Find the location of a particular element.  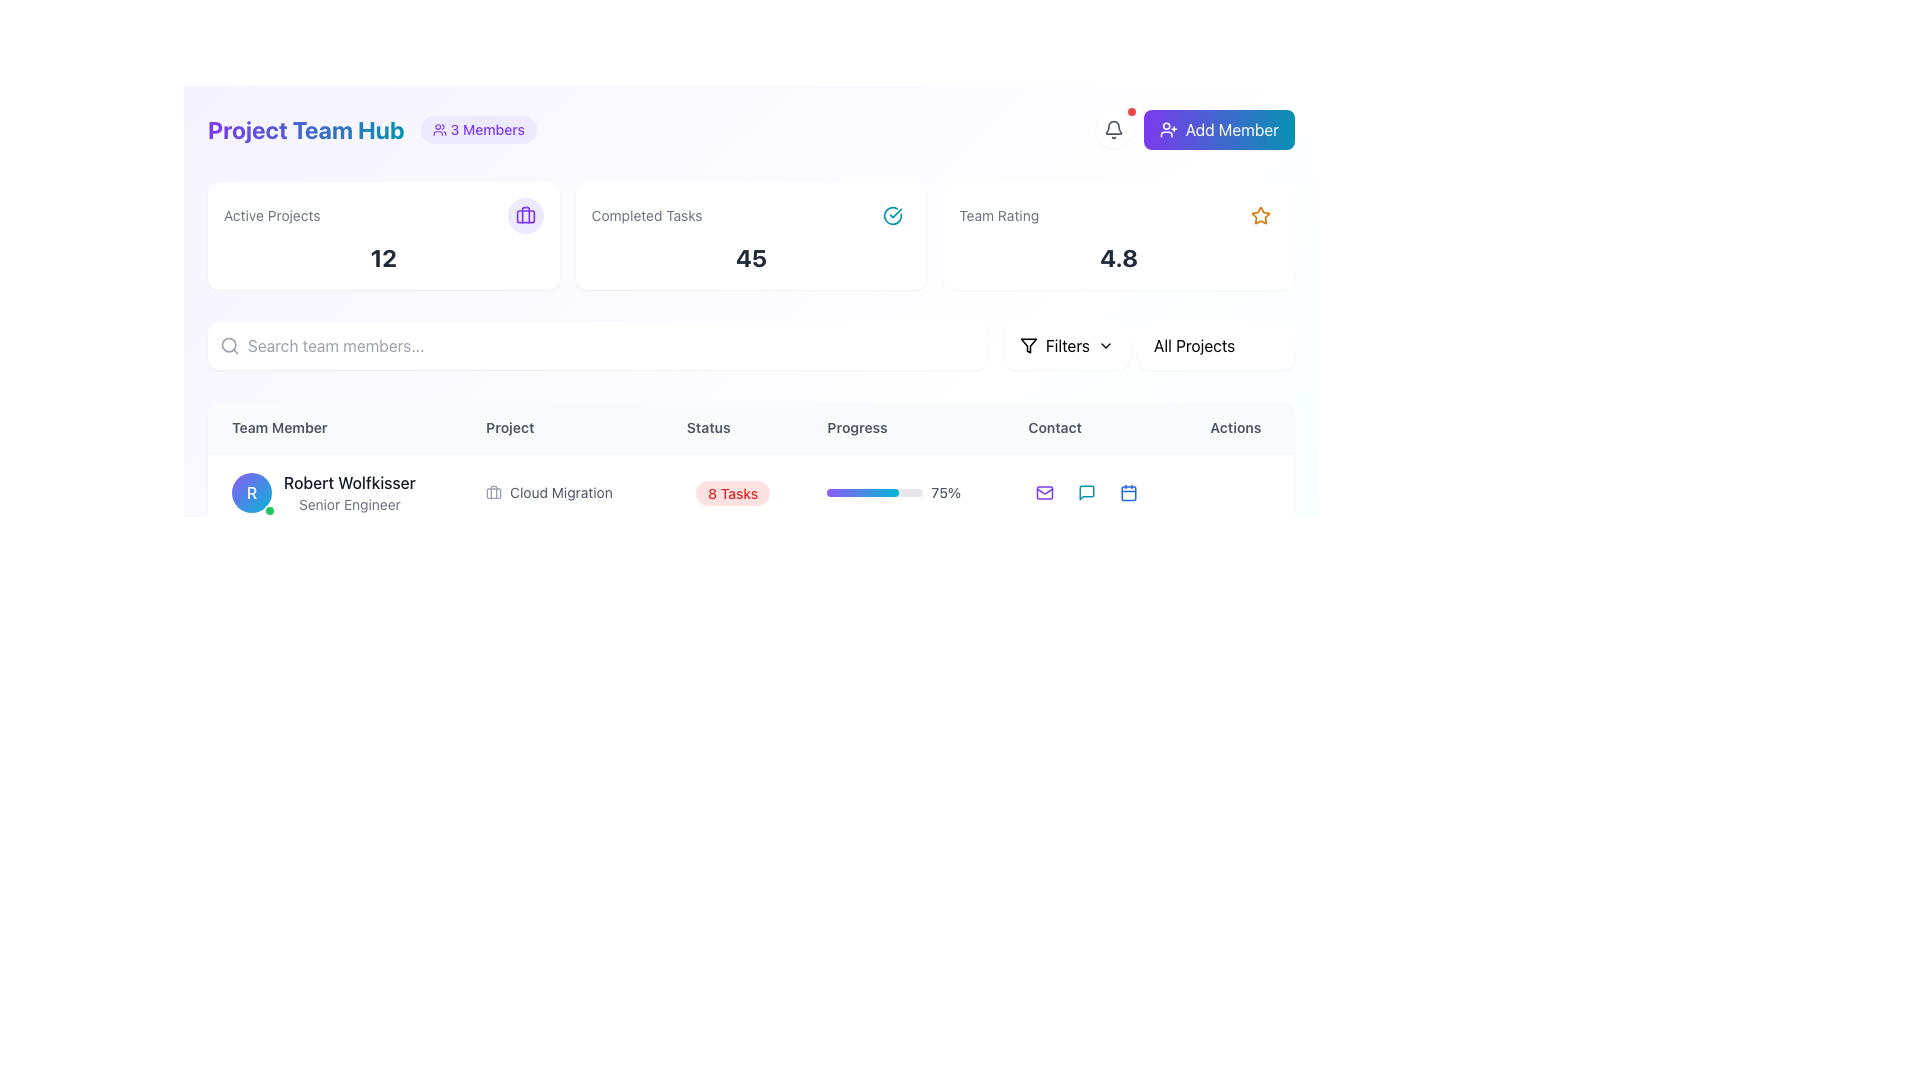

the outline of the mail or envelope icon located within the 'Contact' column of the team member's row in the table is located at coordinates (1044, 567).